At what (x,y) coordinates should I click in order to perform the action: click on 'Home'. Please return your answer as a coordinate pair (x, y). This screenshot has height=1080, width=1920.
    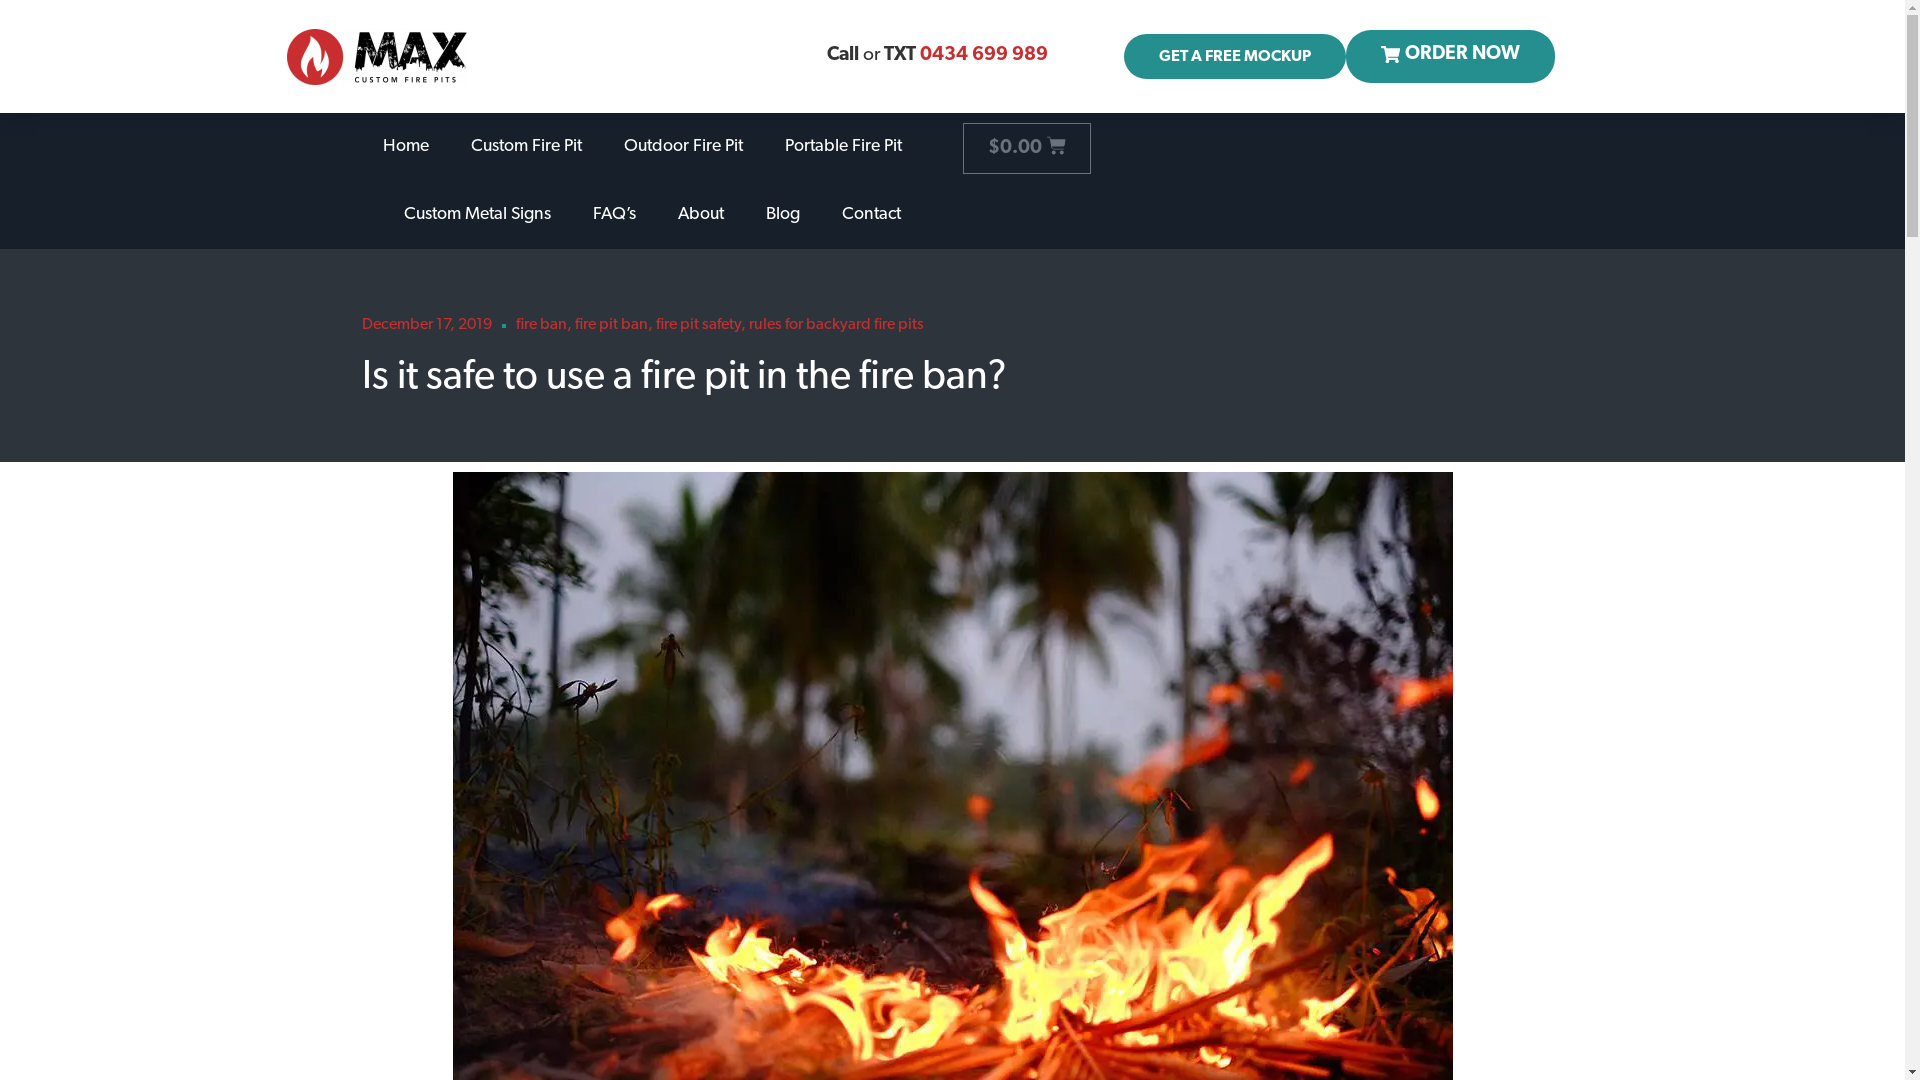
    Looking at the image, I should click on (403, 145).